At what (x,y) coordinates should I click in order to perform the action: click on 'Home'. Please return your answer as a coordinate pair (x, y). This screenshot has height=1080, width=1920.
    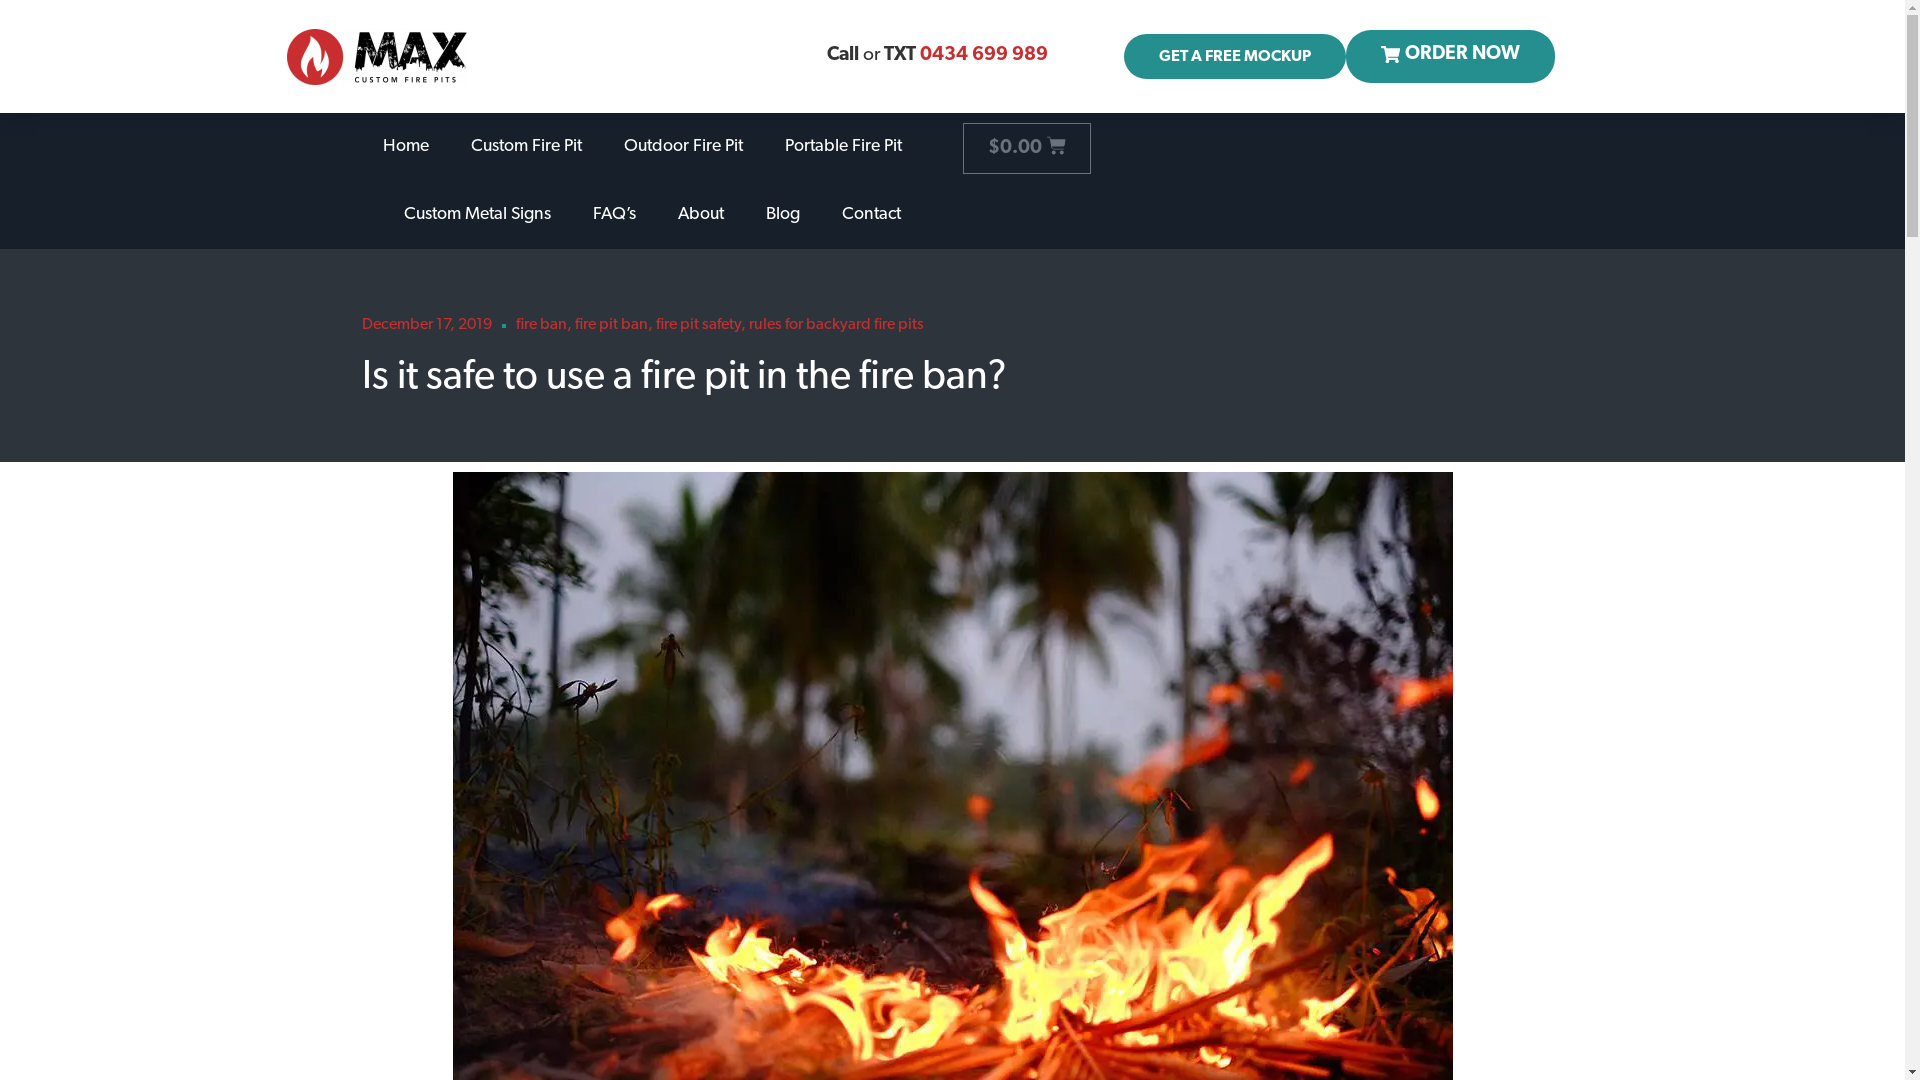
    Looking at the image, I should click on (403, 145).